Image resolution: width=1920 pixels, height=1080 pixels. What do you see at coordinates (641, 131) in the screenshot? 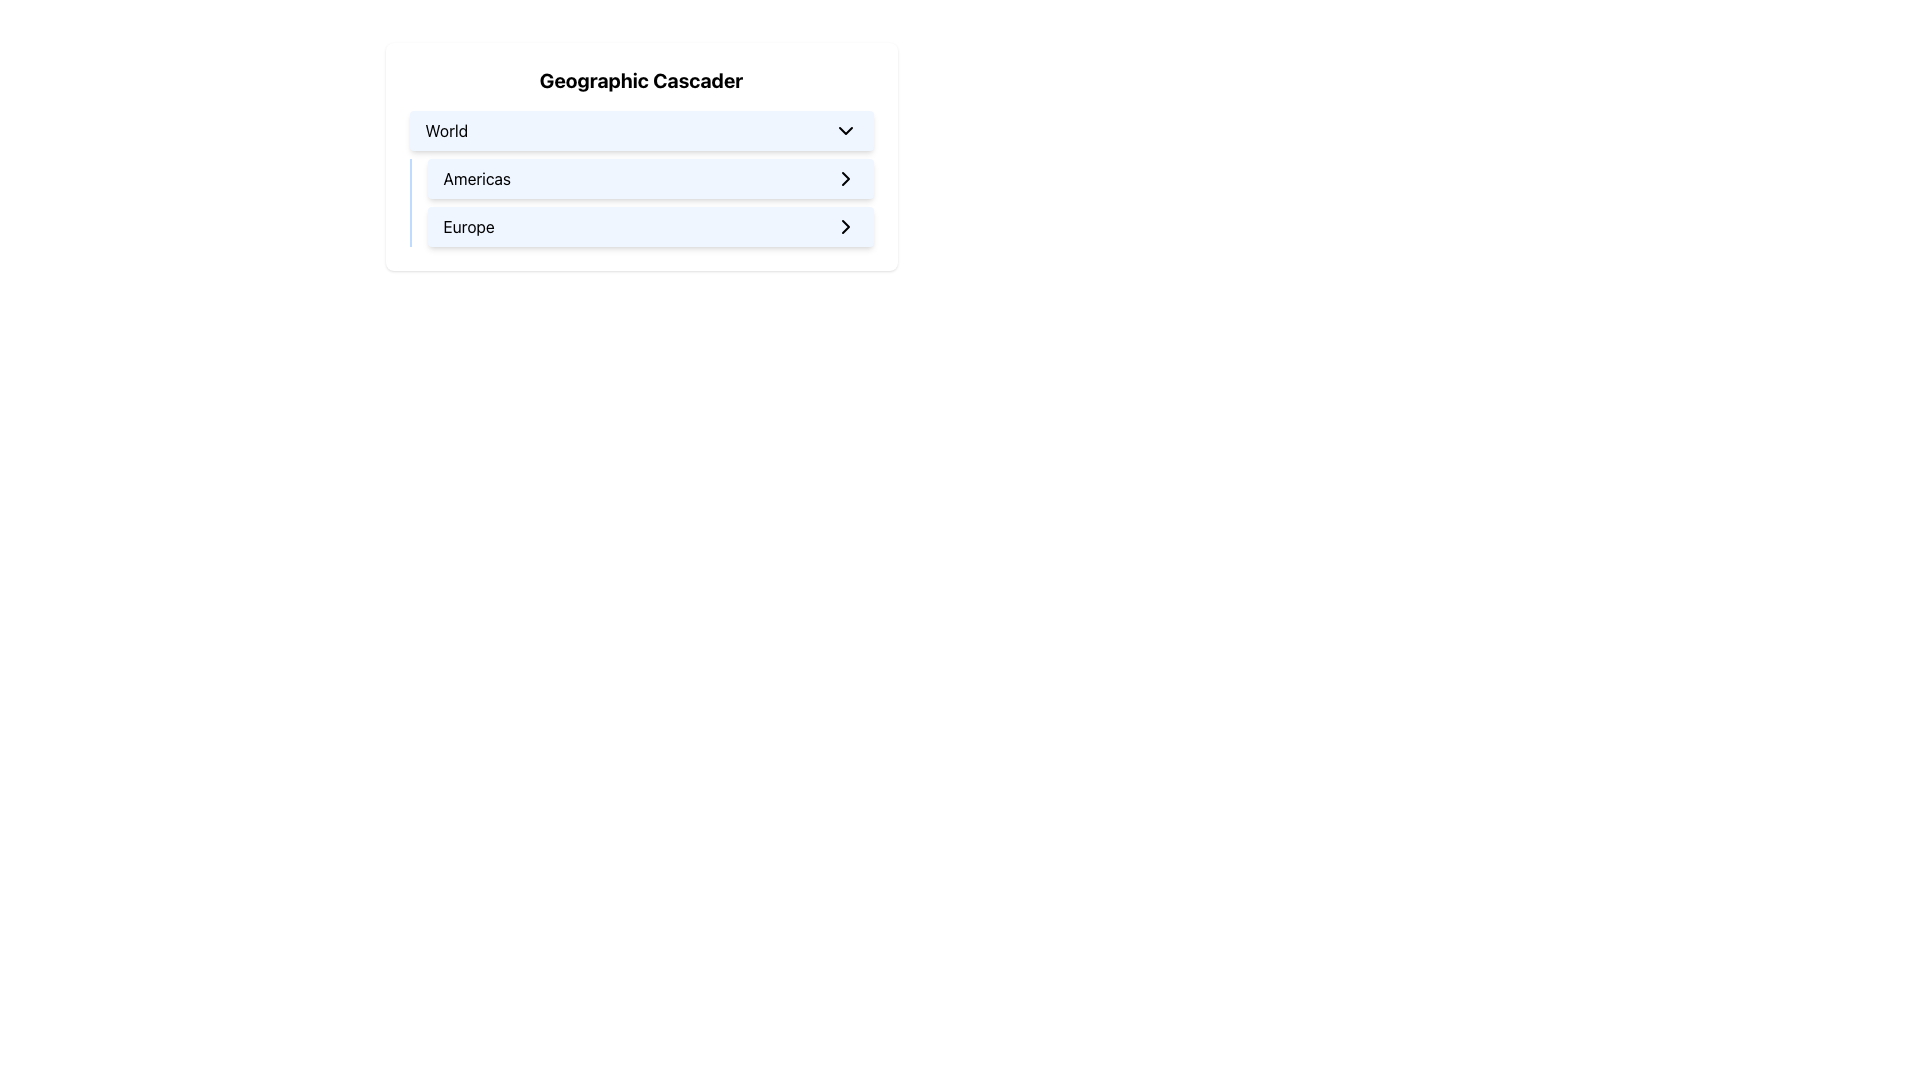
I see `the dropdown menu trigger located at the top-most position of the dropdown list` at bounding box center [641, 131].